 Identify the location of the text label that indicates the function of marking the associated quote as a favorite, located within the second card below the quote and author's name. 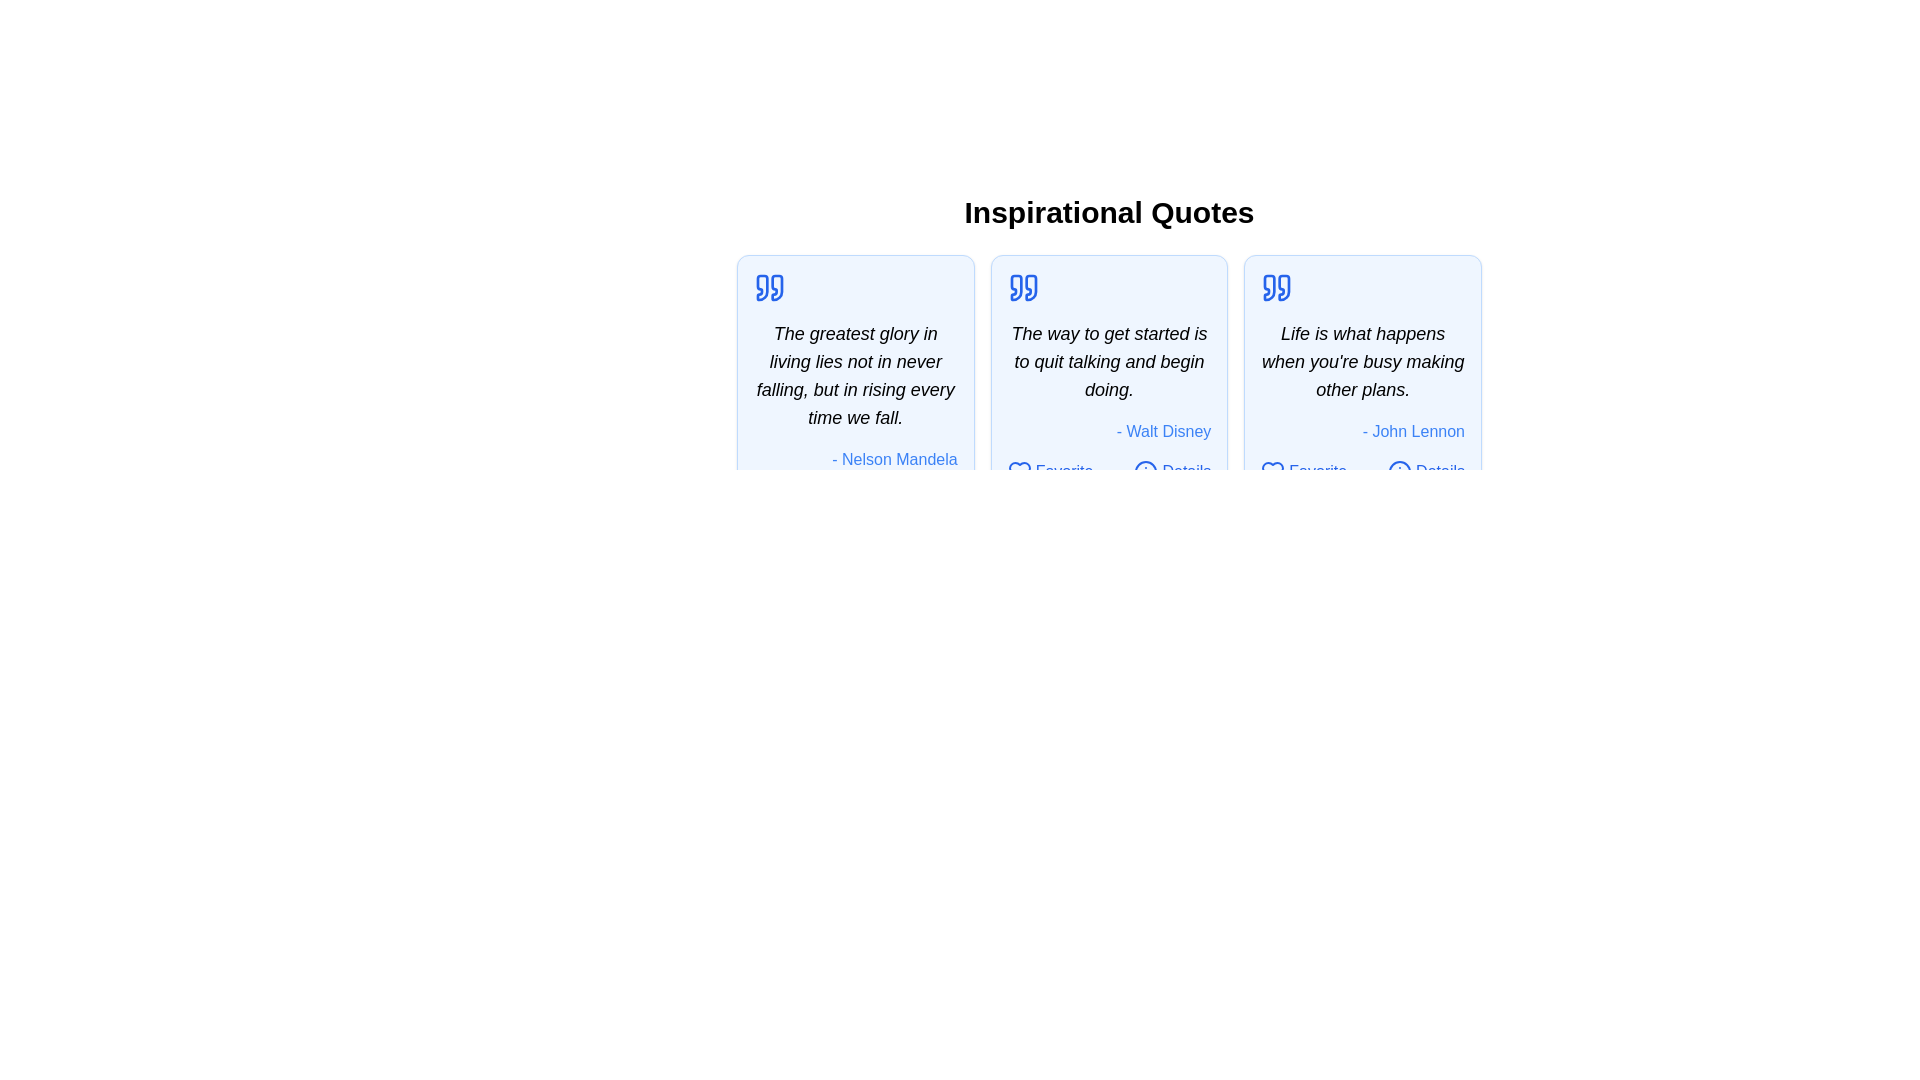
(1063, 471).